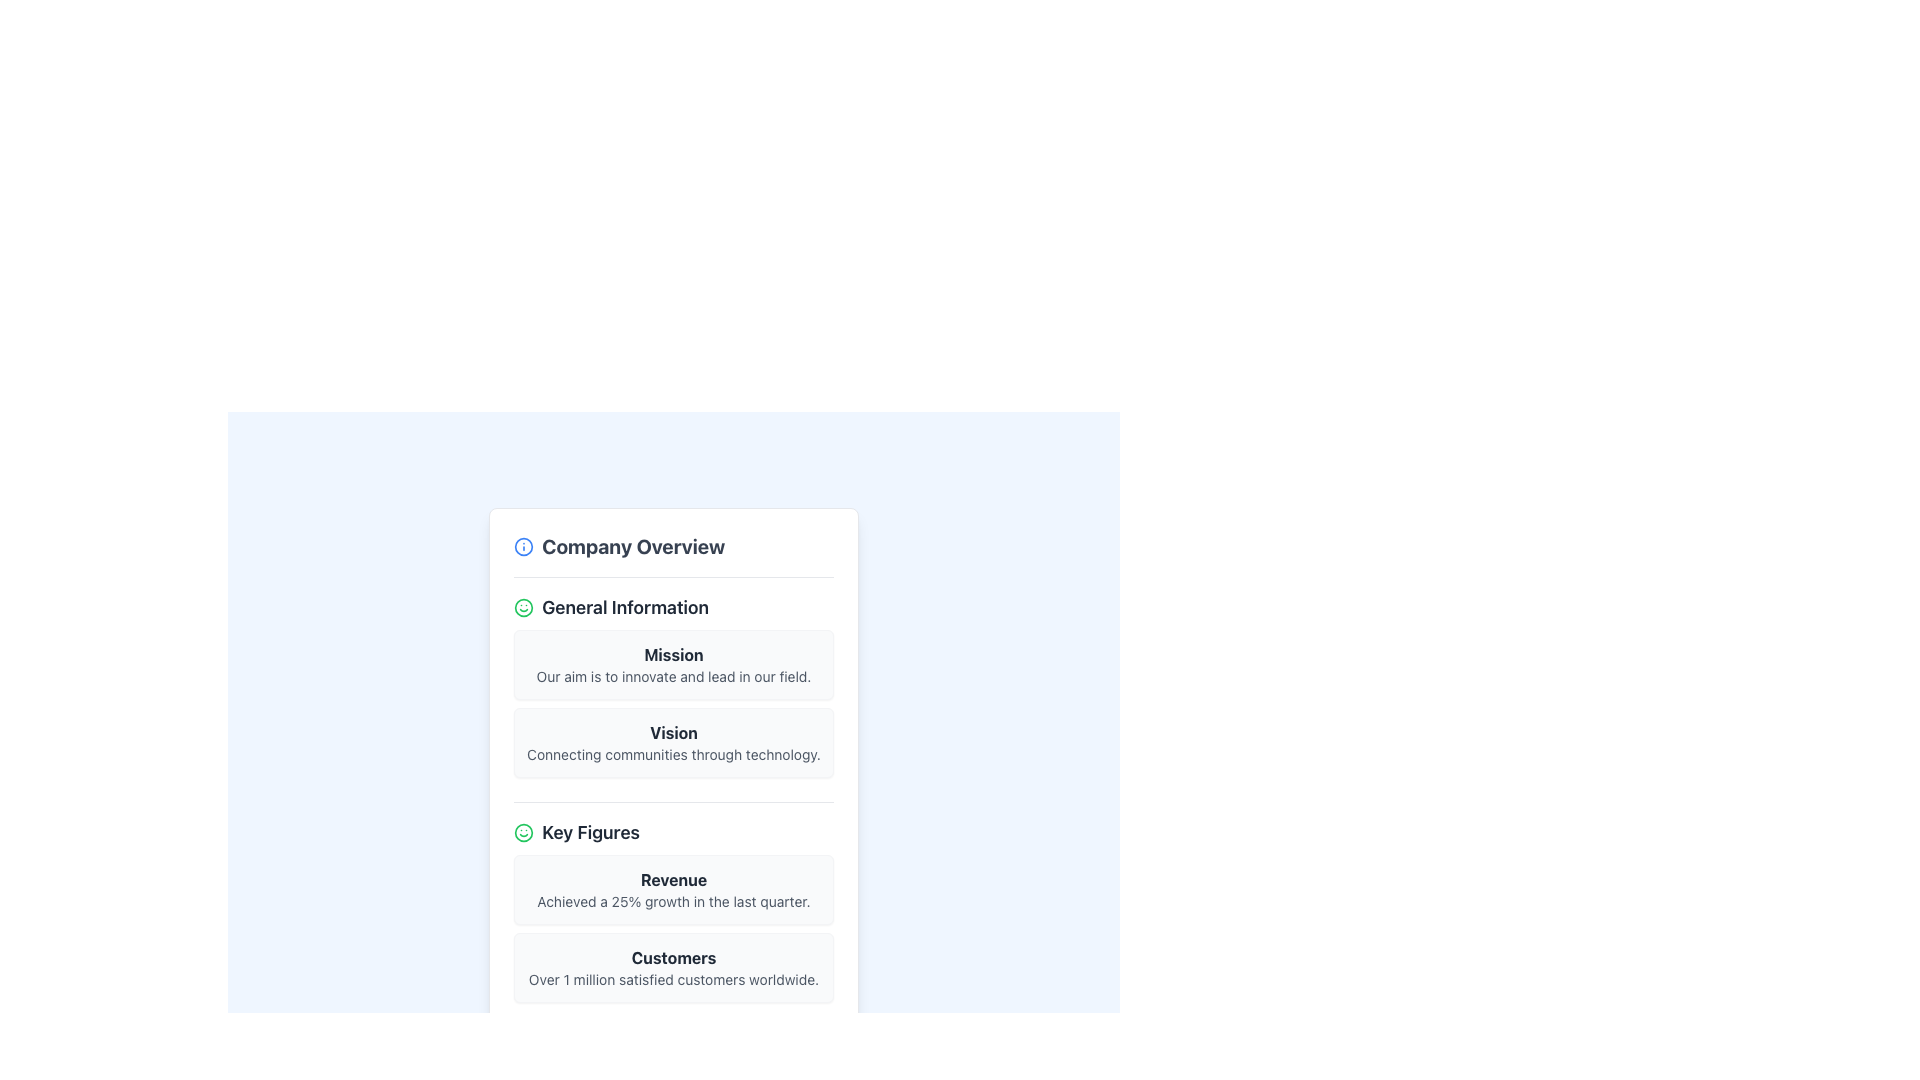 This screenshot has height=1080, width=1920. I want to click on the smiley icon that conveys a positive emotion, located to the left of the 'General Information' text, so click(524, 607).